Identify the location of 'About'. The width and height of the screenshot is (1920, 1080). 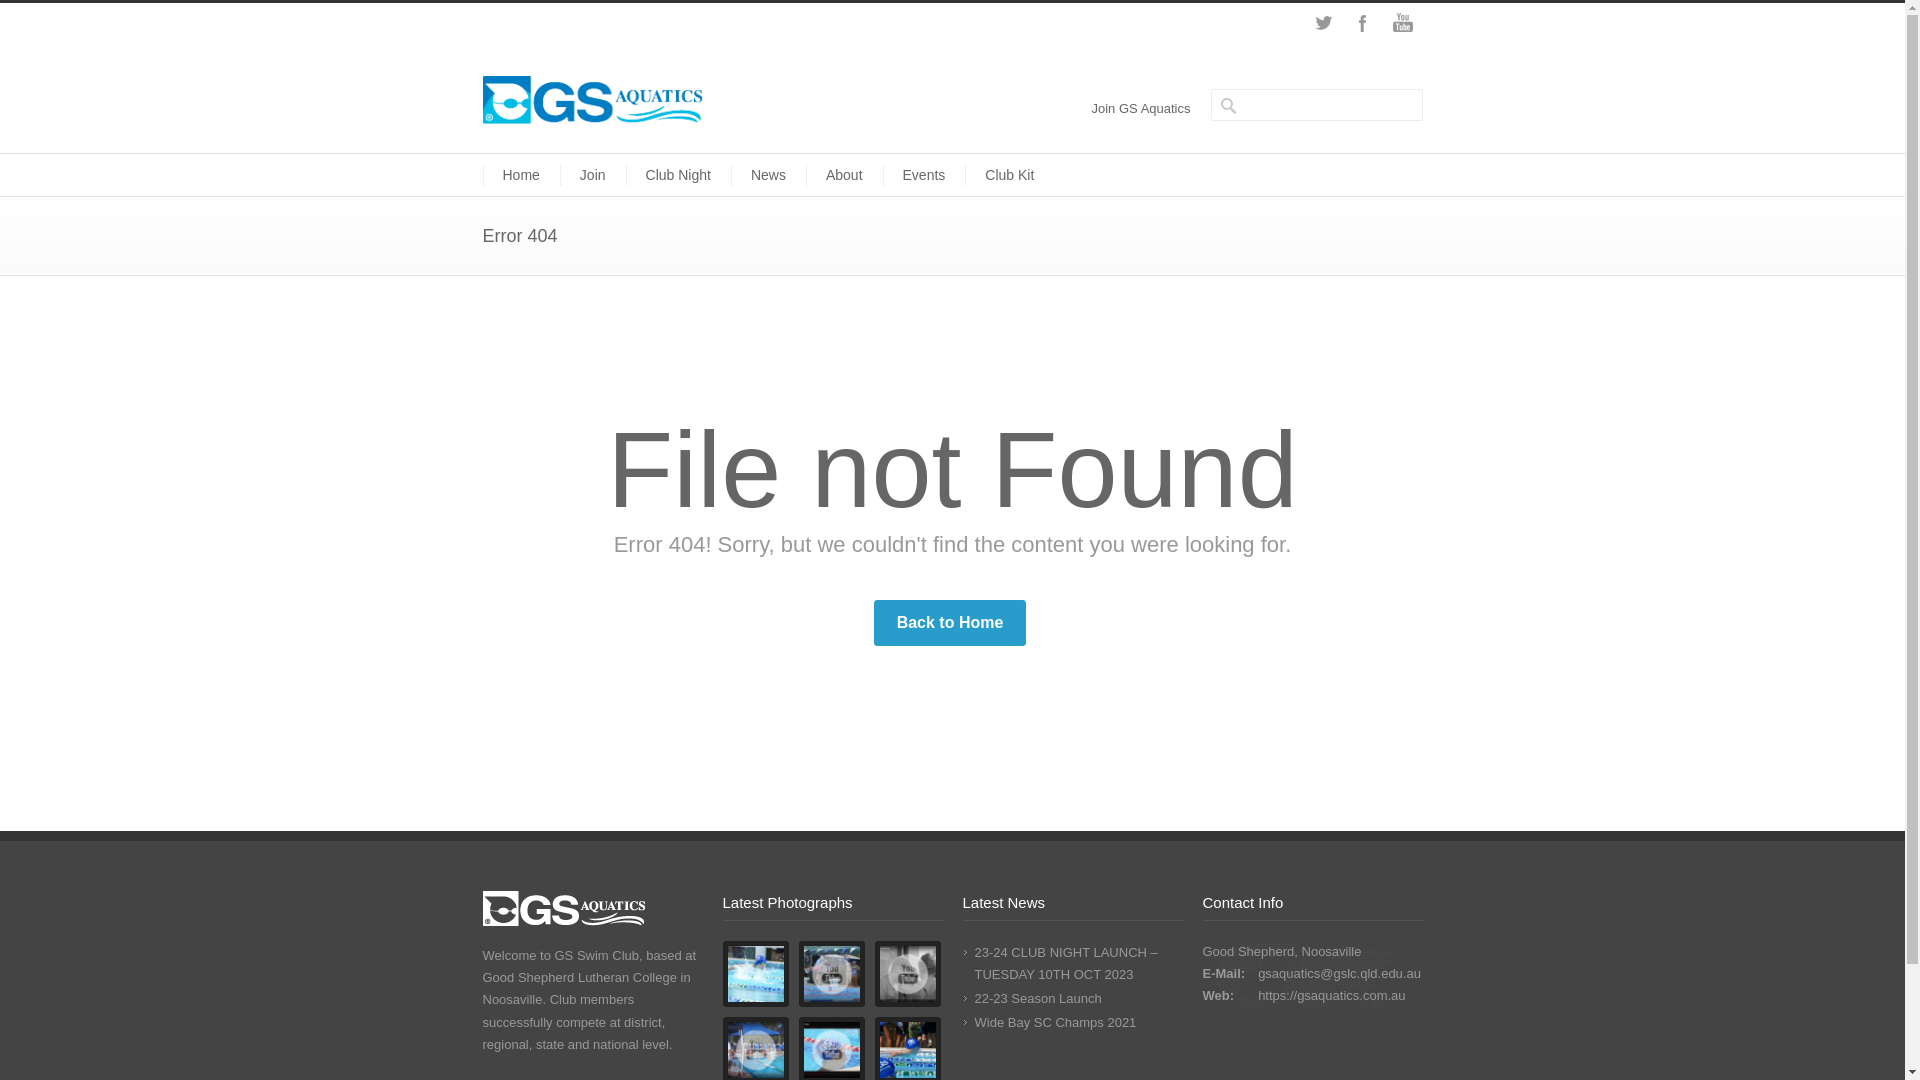
(844, 173).